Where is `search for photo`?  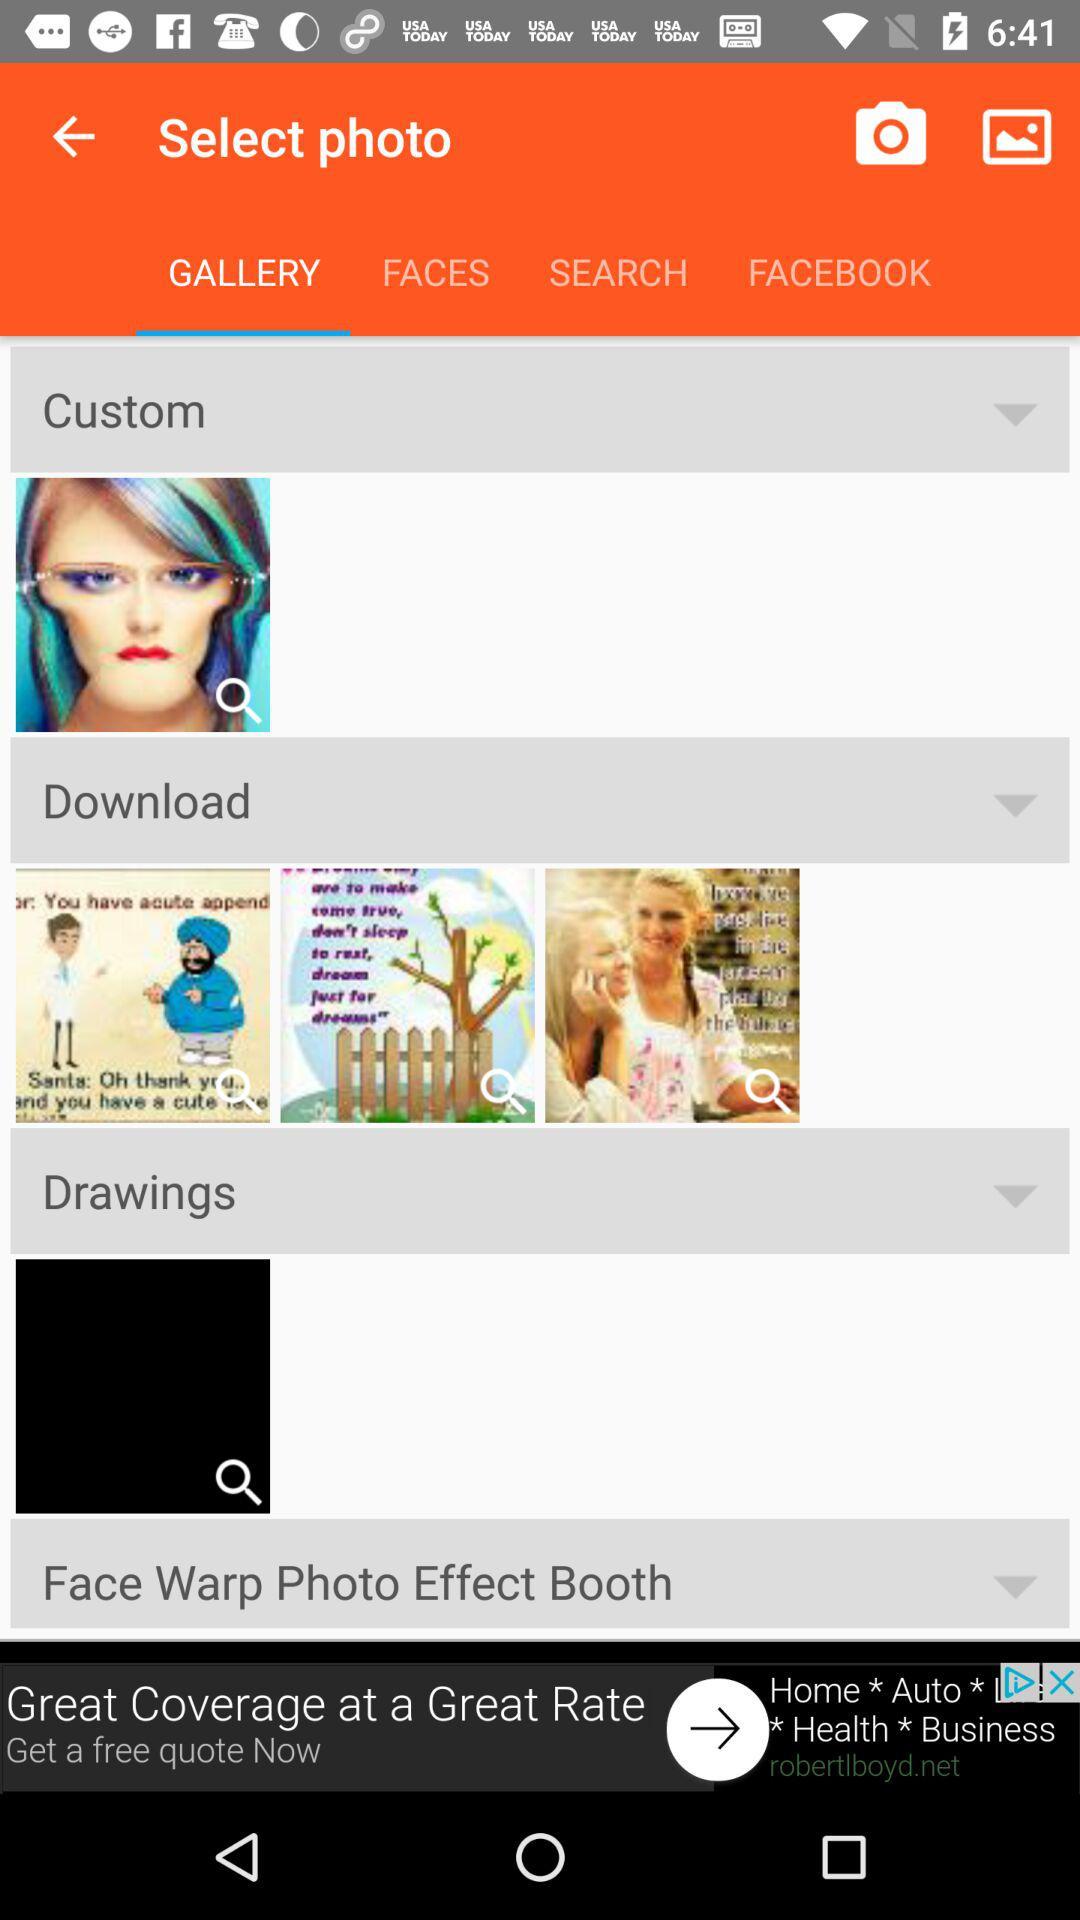
search for photo is located at coordinates (766, 1090).